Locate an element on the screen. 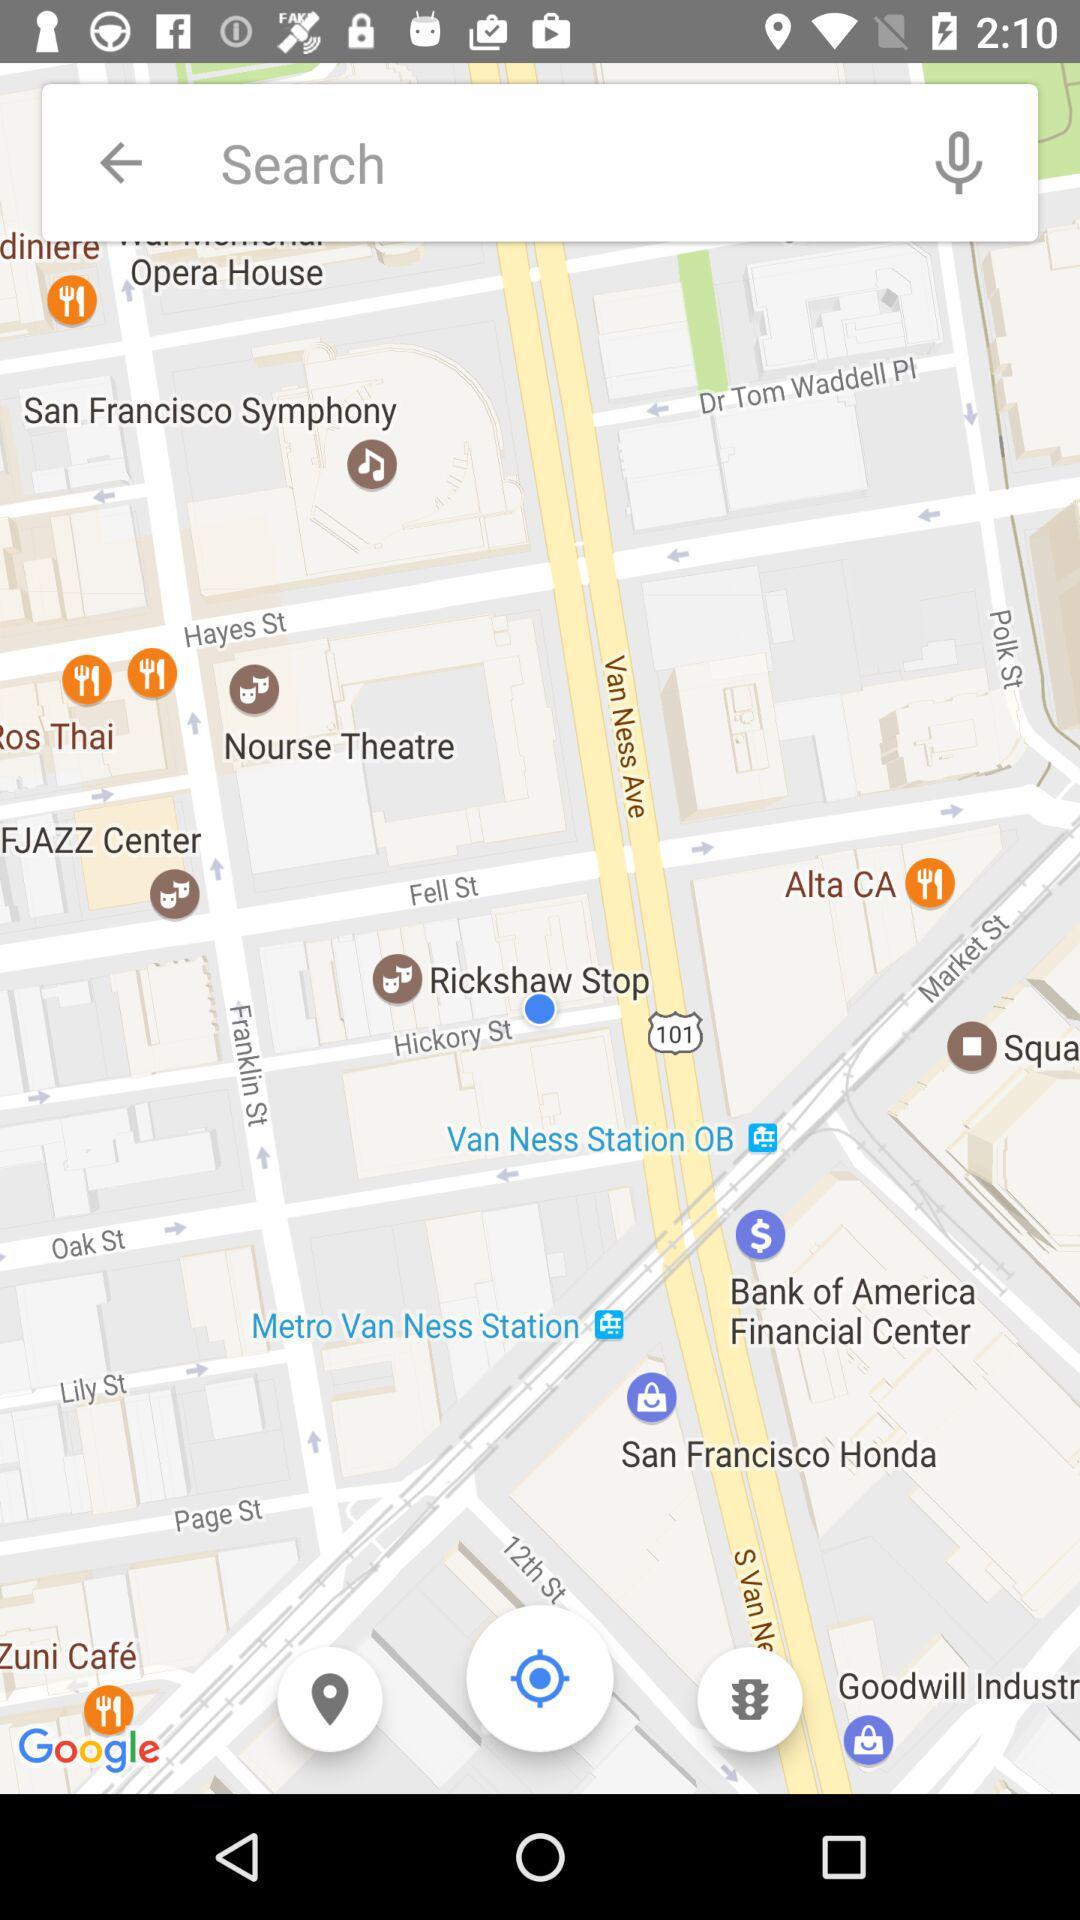  traffic view icon is located at coordinates (749, 1698).